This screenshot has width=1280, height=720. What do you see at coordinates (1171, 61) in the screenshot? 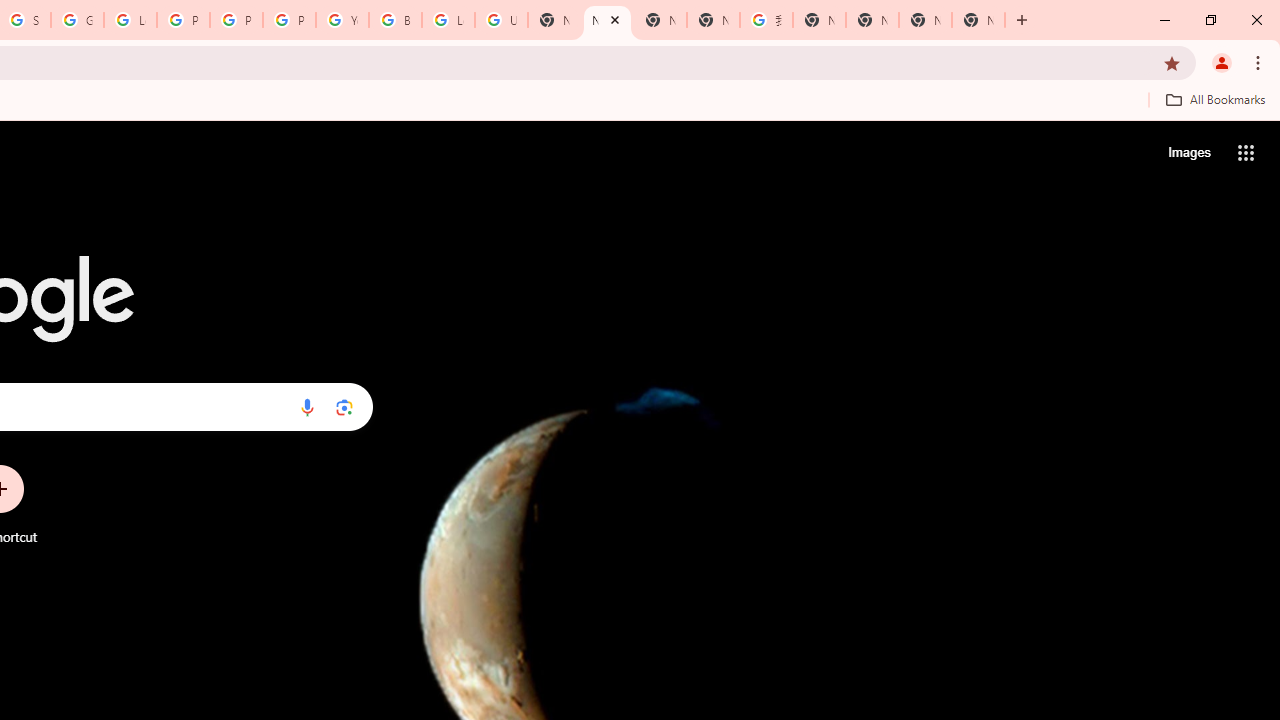
I see `'Bookmark this tab'` at bounding box center [1171, 61].